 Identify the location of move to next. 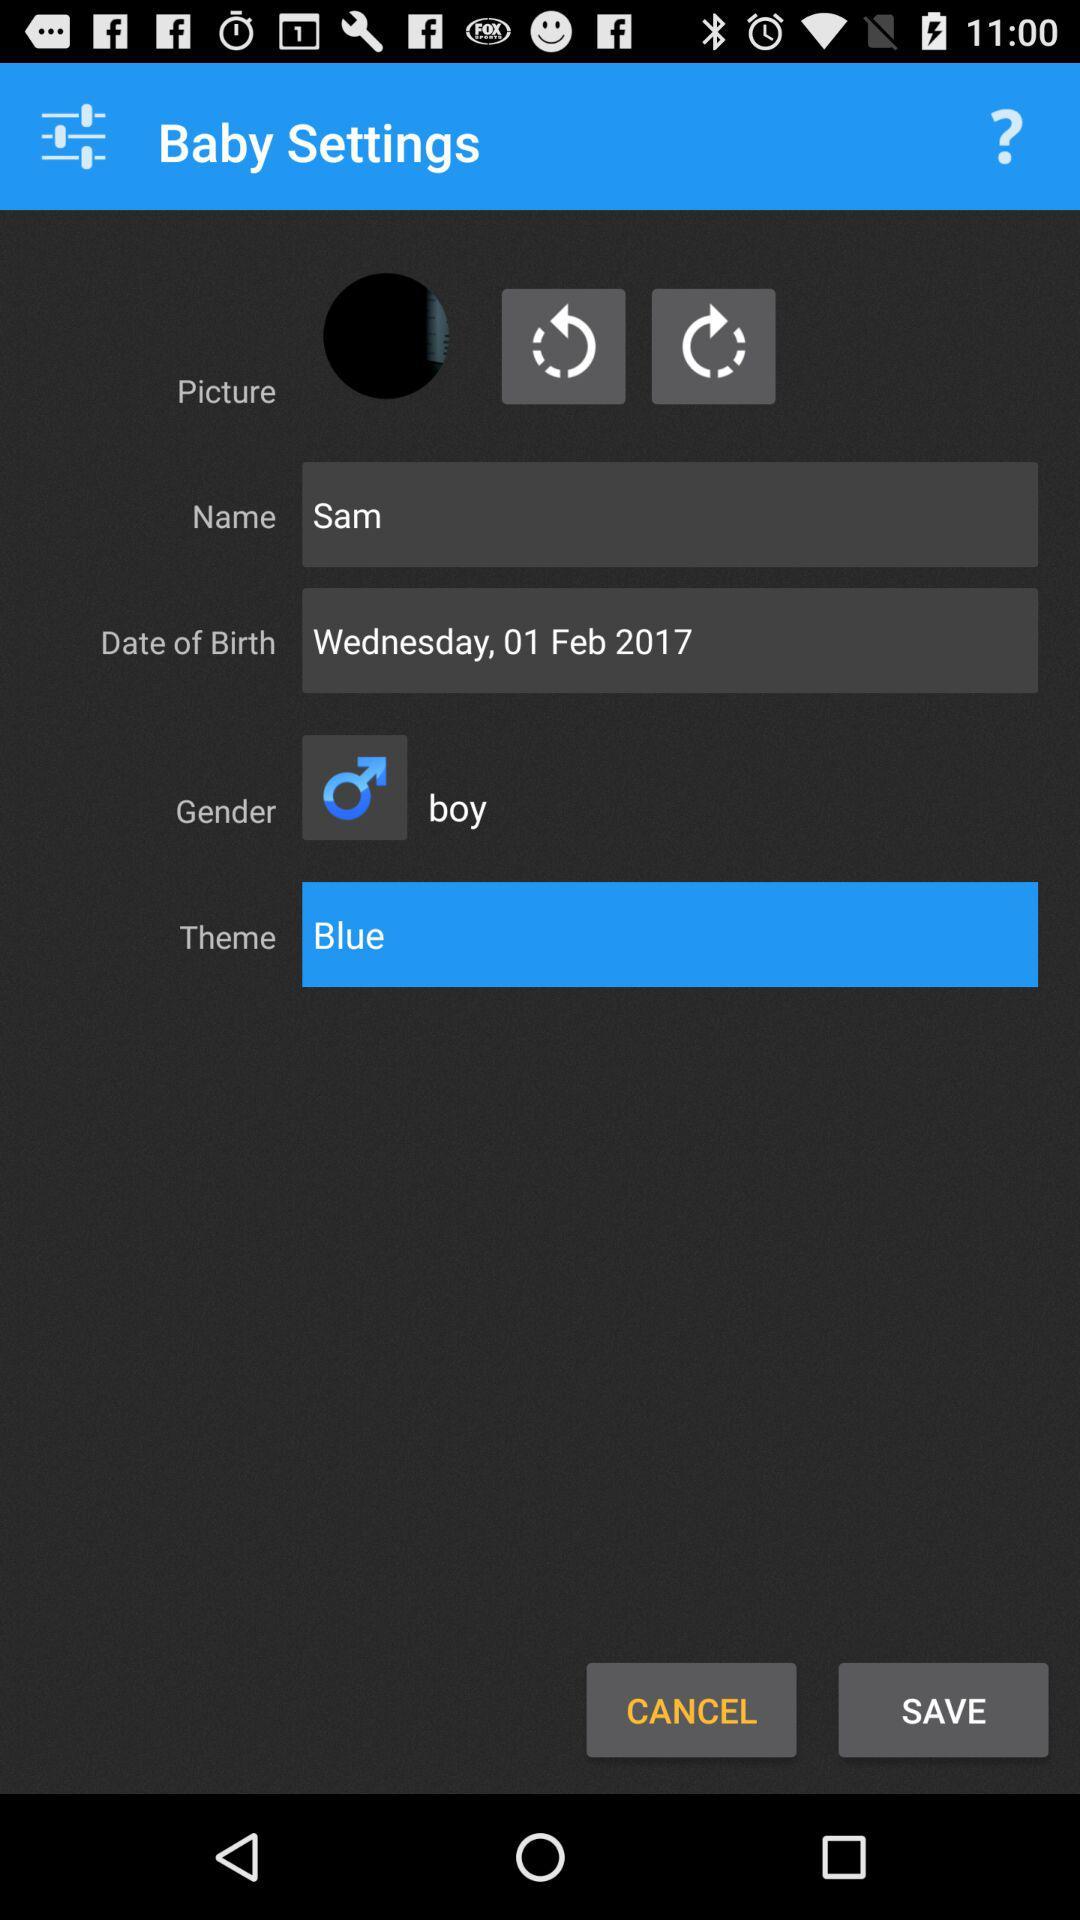
(712, 346).